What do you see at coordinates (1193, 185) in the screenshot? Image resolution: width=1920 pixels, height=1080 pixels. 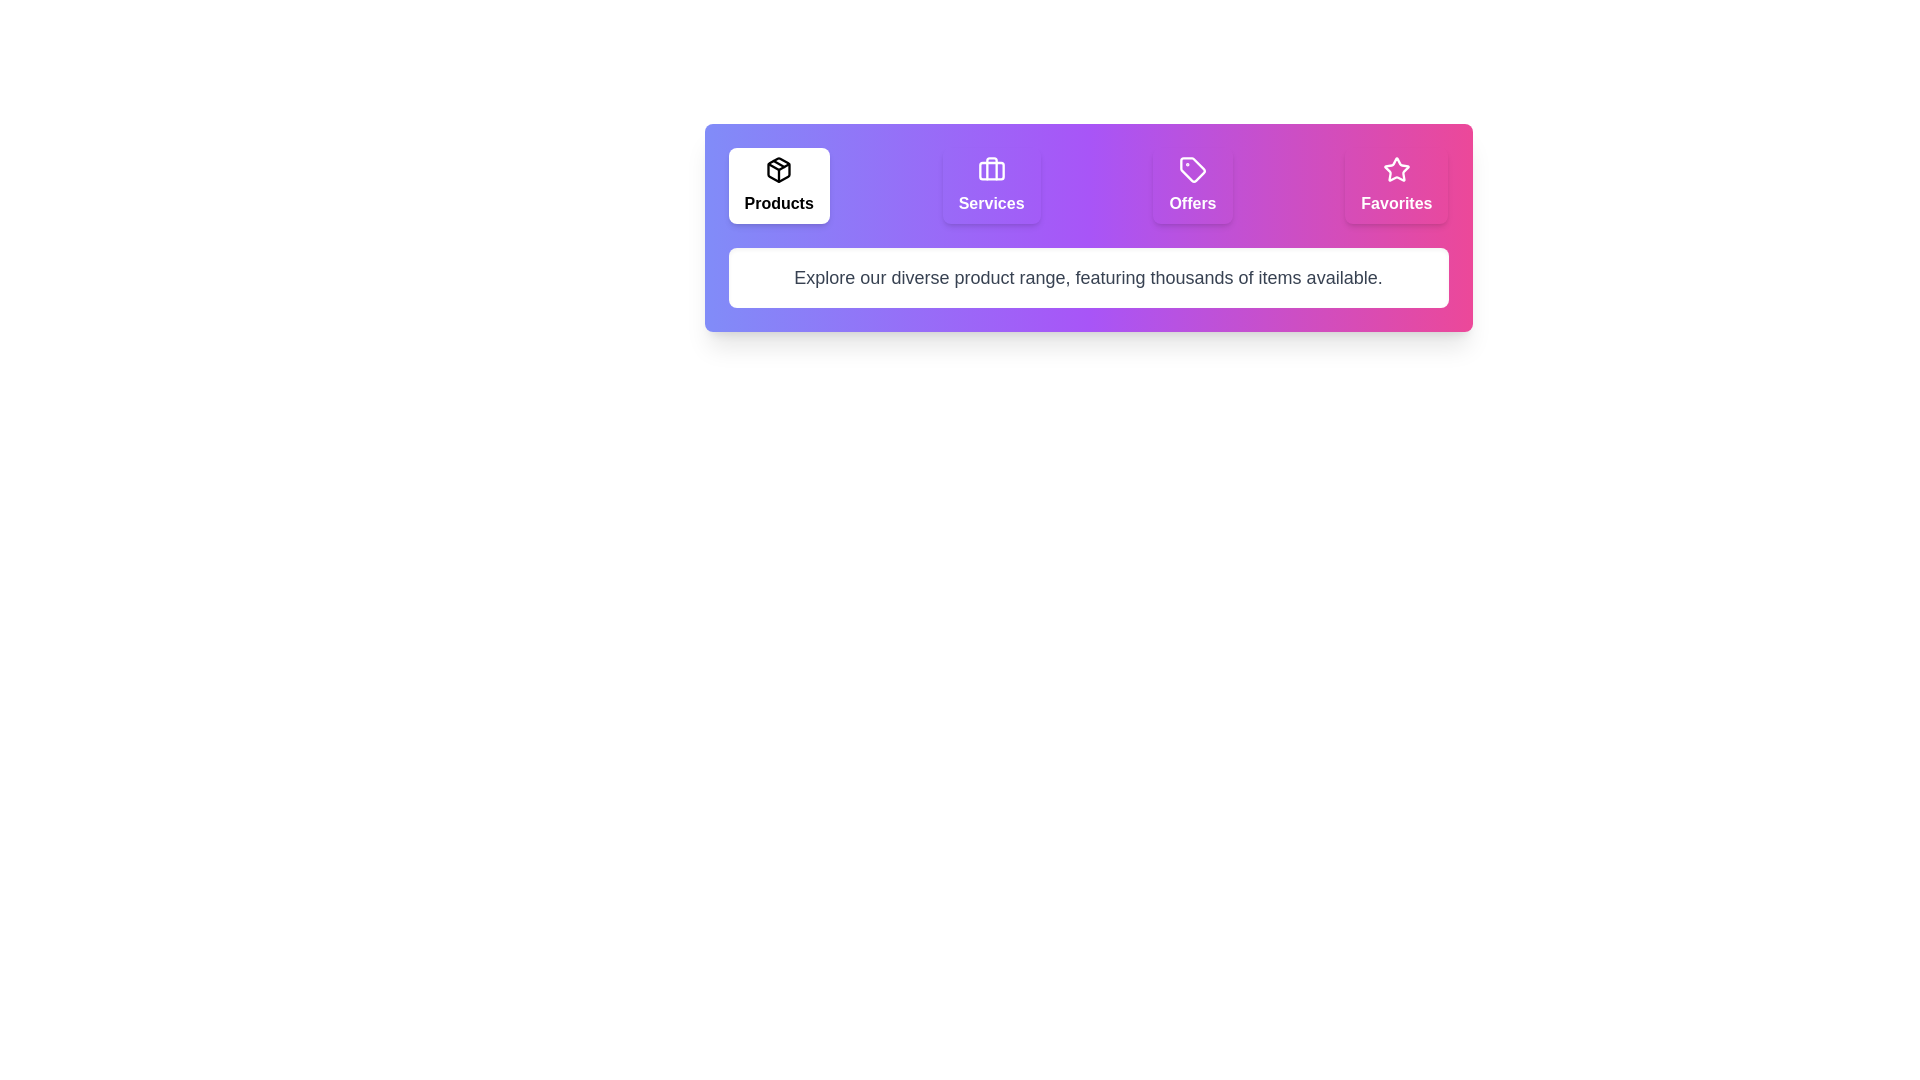 I see `the tab labeled 'Offers' to display its description` at bounding box center [1193, 185].